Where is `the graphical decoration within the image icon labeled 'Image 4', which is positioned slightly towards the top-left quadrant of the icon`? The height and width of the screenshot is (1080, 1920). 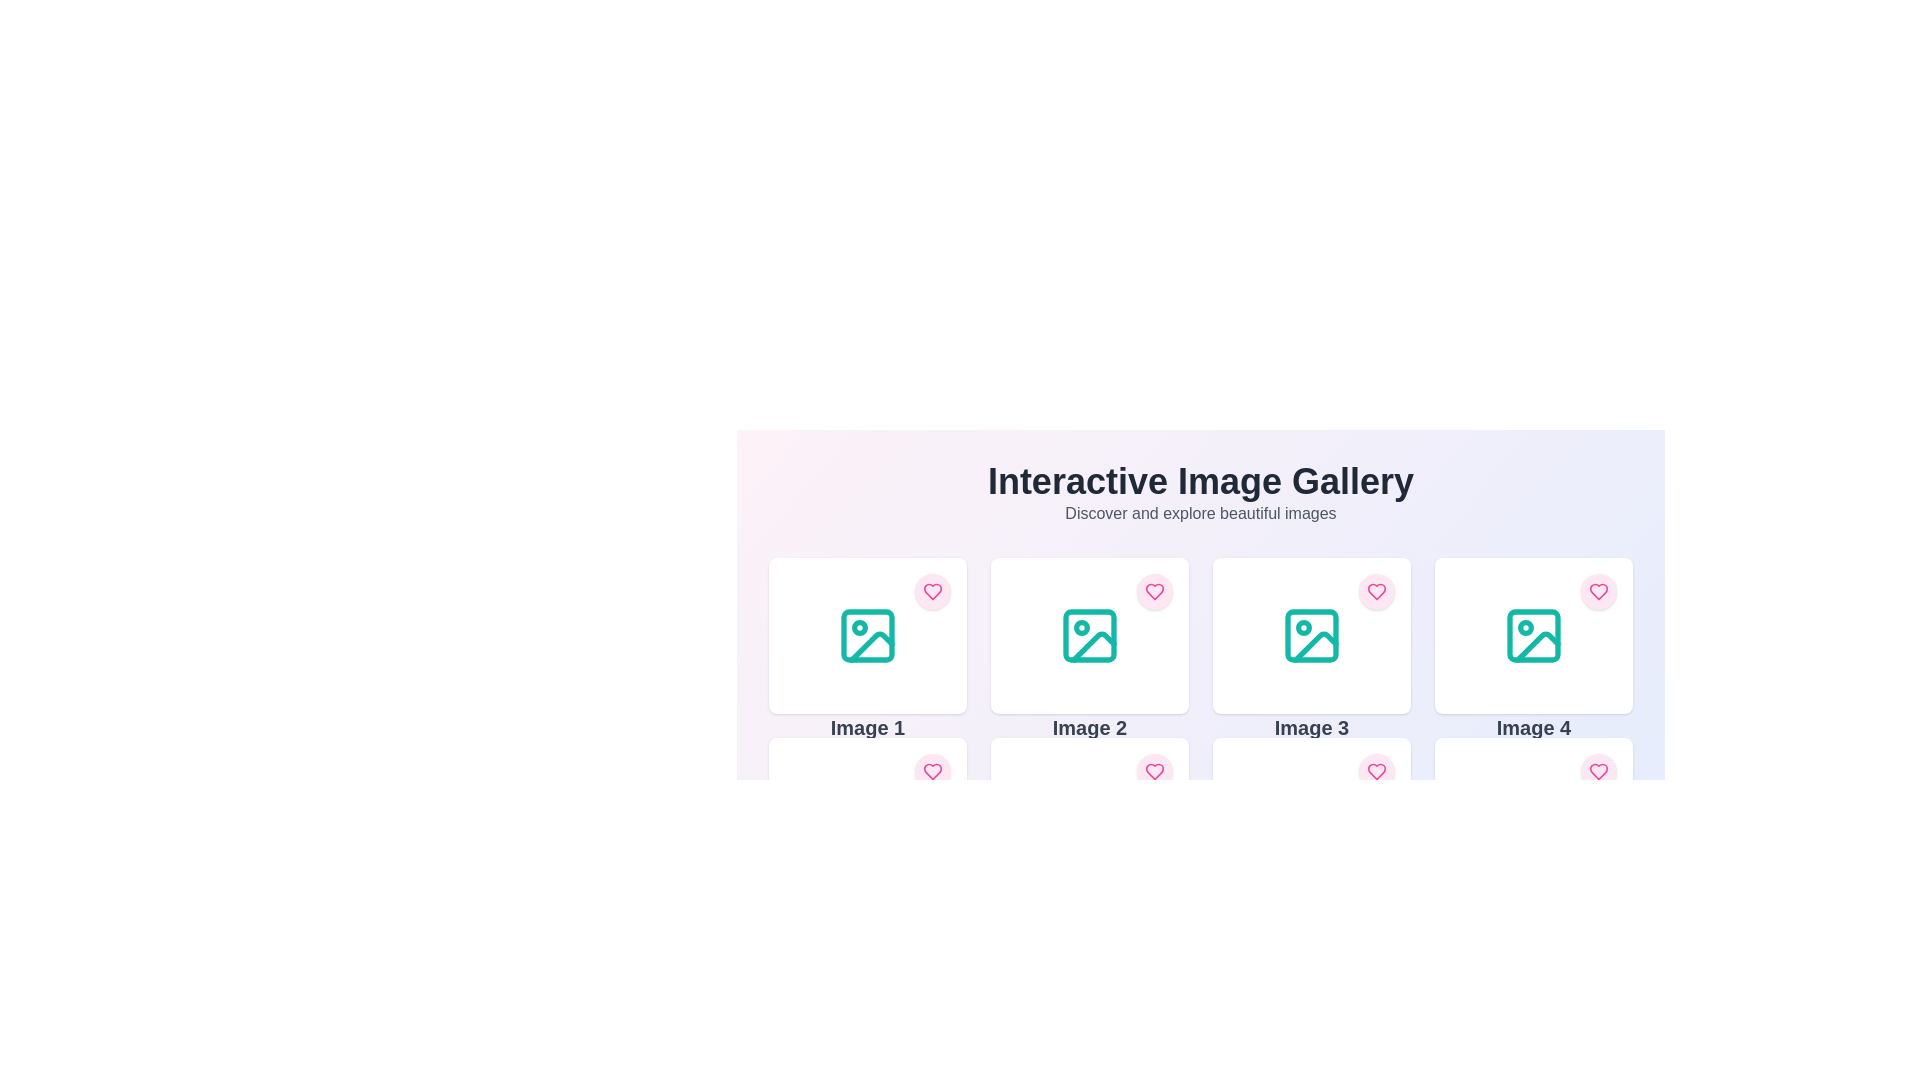 the graphical decoration within the image icon labeled 'Image 4', which is positioned slightly towards the top-left quadrant of the icon is located at coordinates (1525, 627).